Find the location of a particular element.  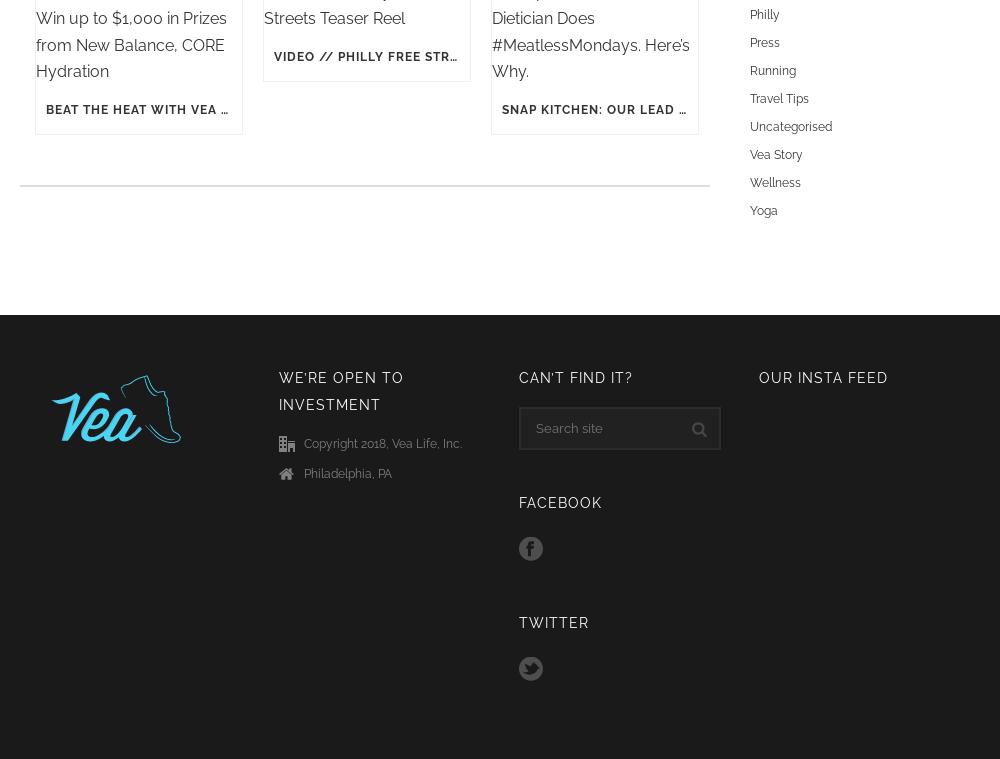

'Can’t find it?' is located at coordinates (575, 376).